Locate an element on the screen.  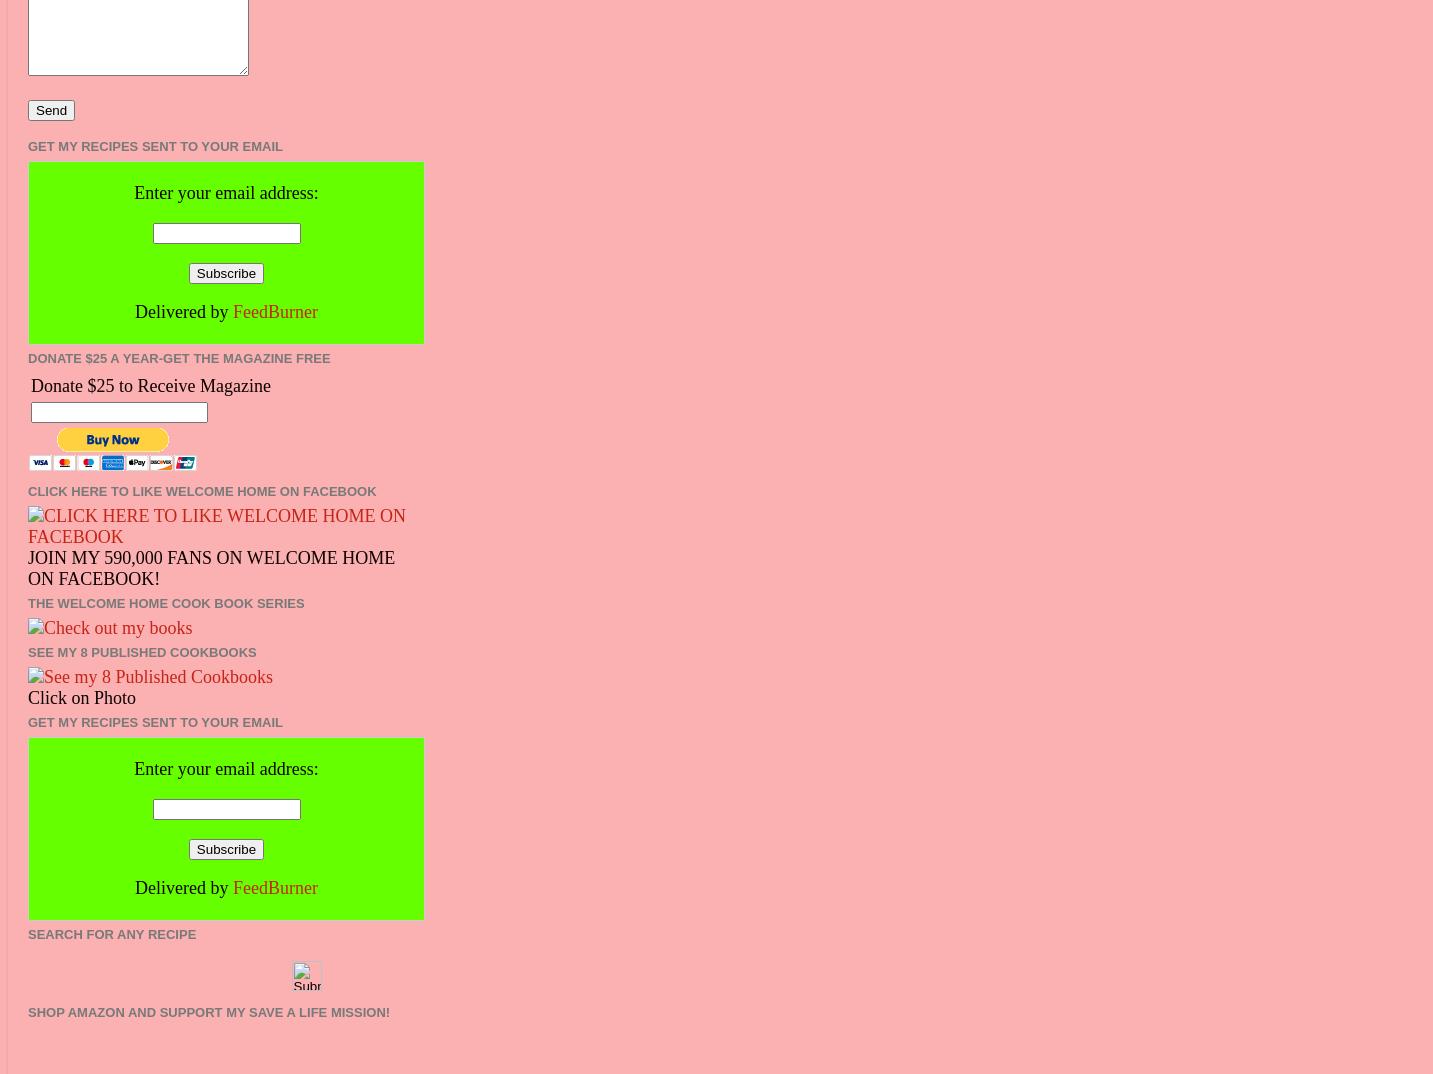
'See my 8 Published Cookbooks' is located at coordinates (141, 651).